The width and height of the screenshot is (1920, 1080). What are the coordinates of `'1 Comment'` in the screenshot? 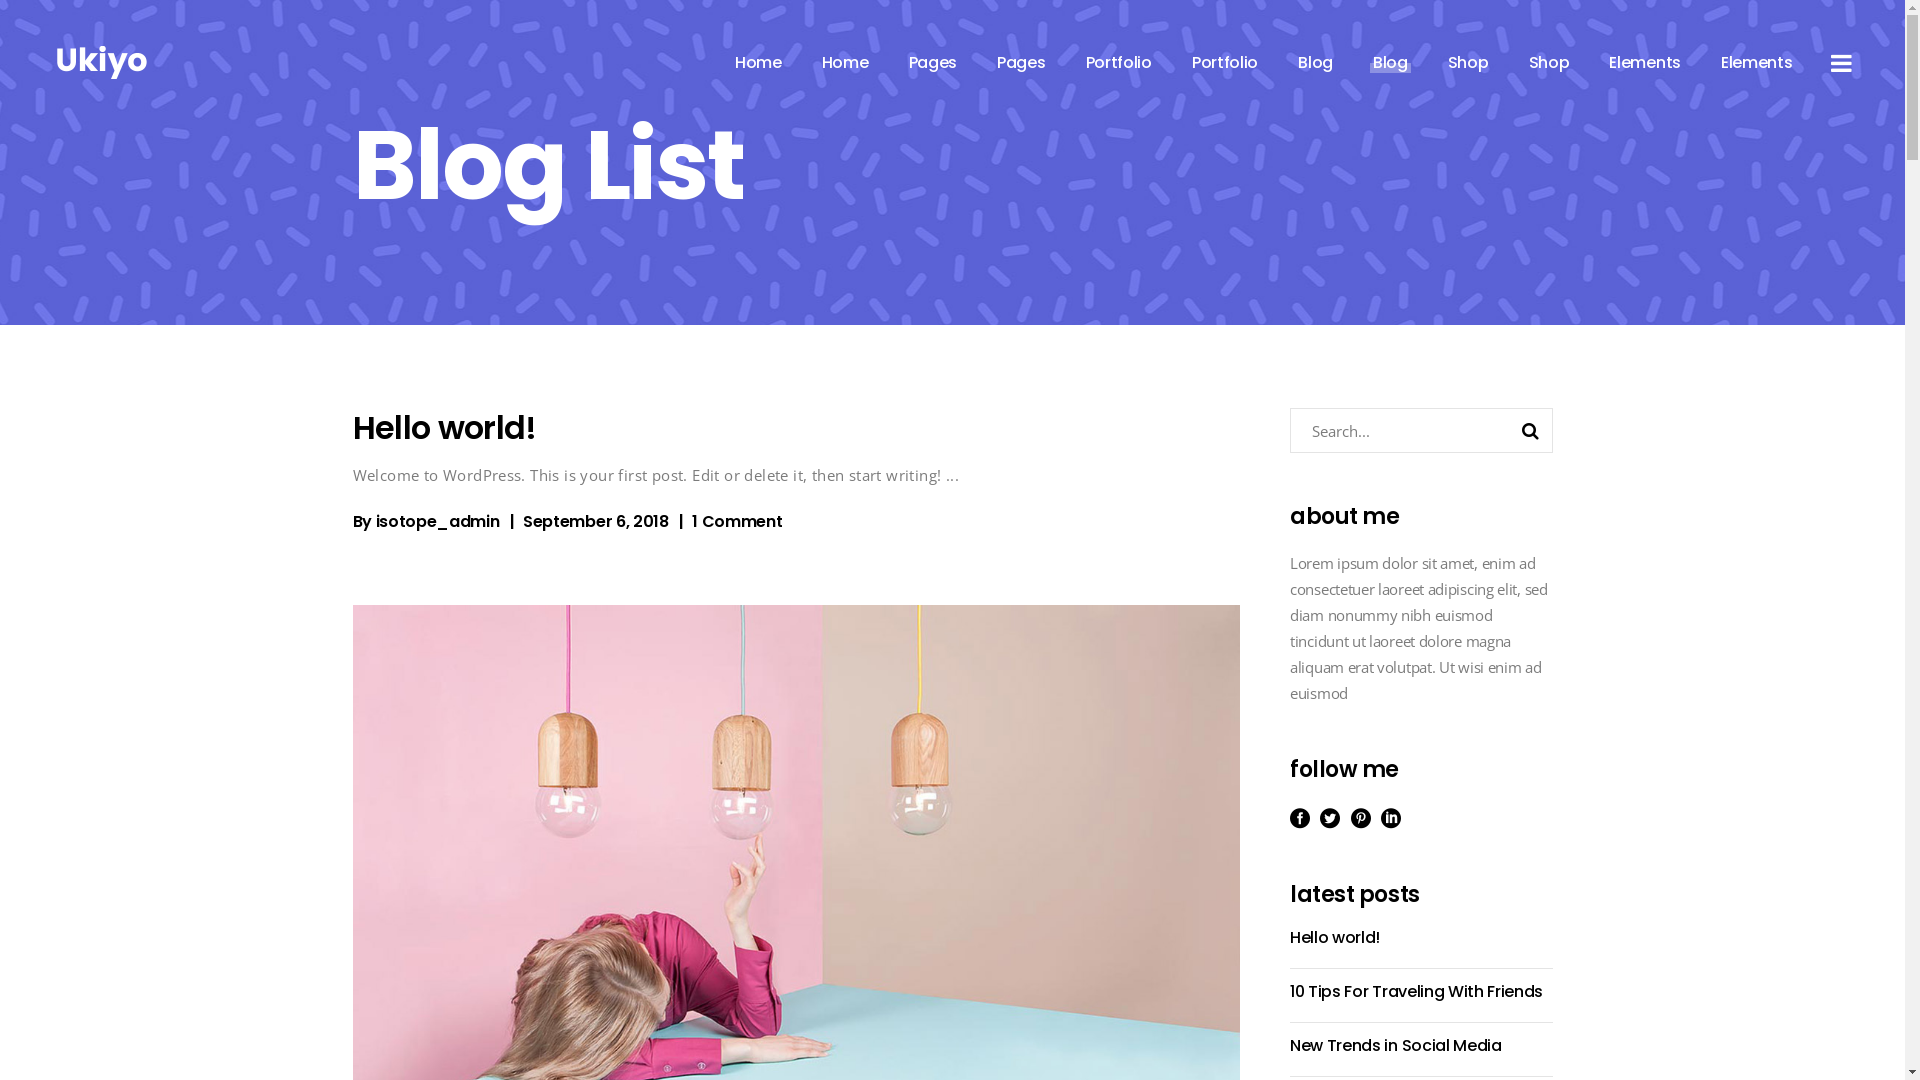 It's located at (736, 520).